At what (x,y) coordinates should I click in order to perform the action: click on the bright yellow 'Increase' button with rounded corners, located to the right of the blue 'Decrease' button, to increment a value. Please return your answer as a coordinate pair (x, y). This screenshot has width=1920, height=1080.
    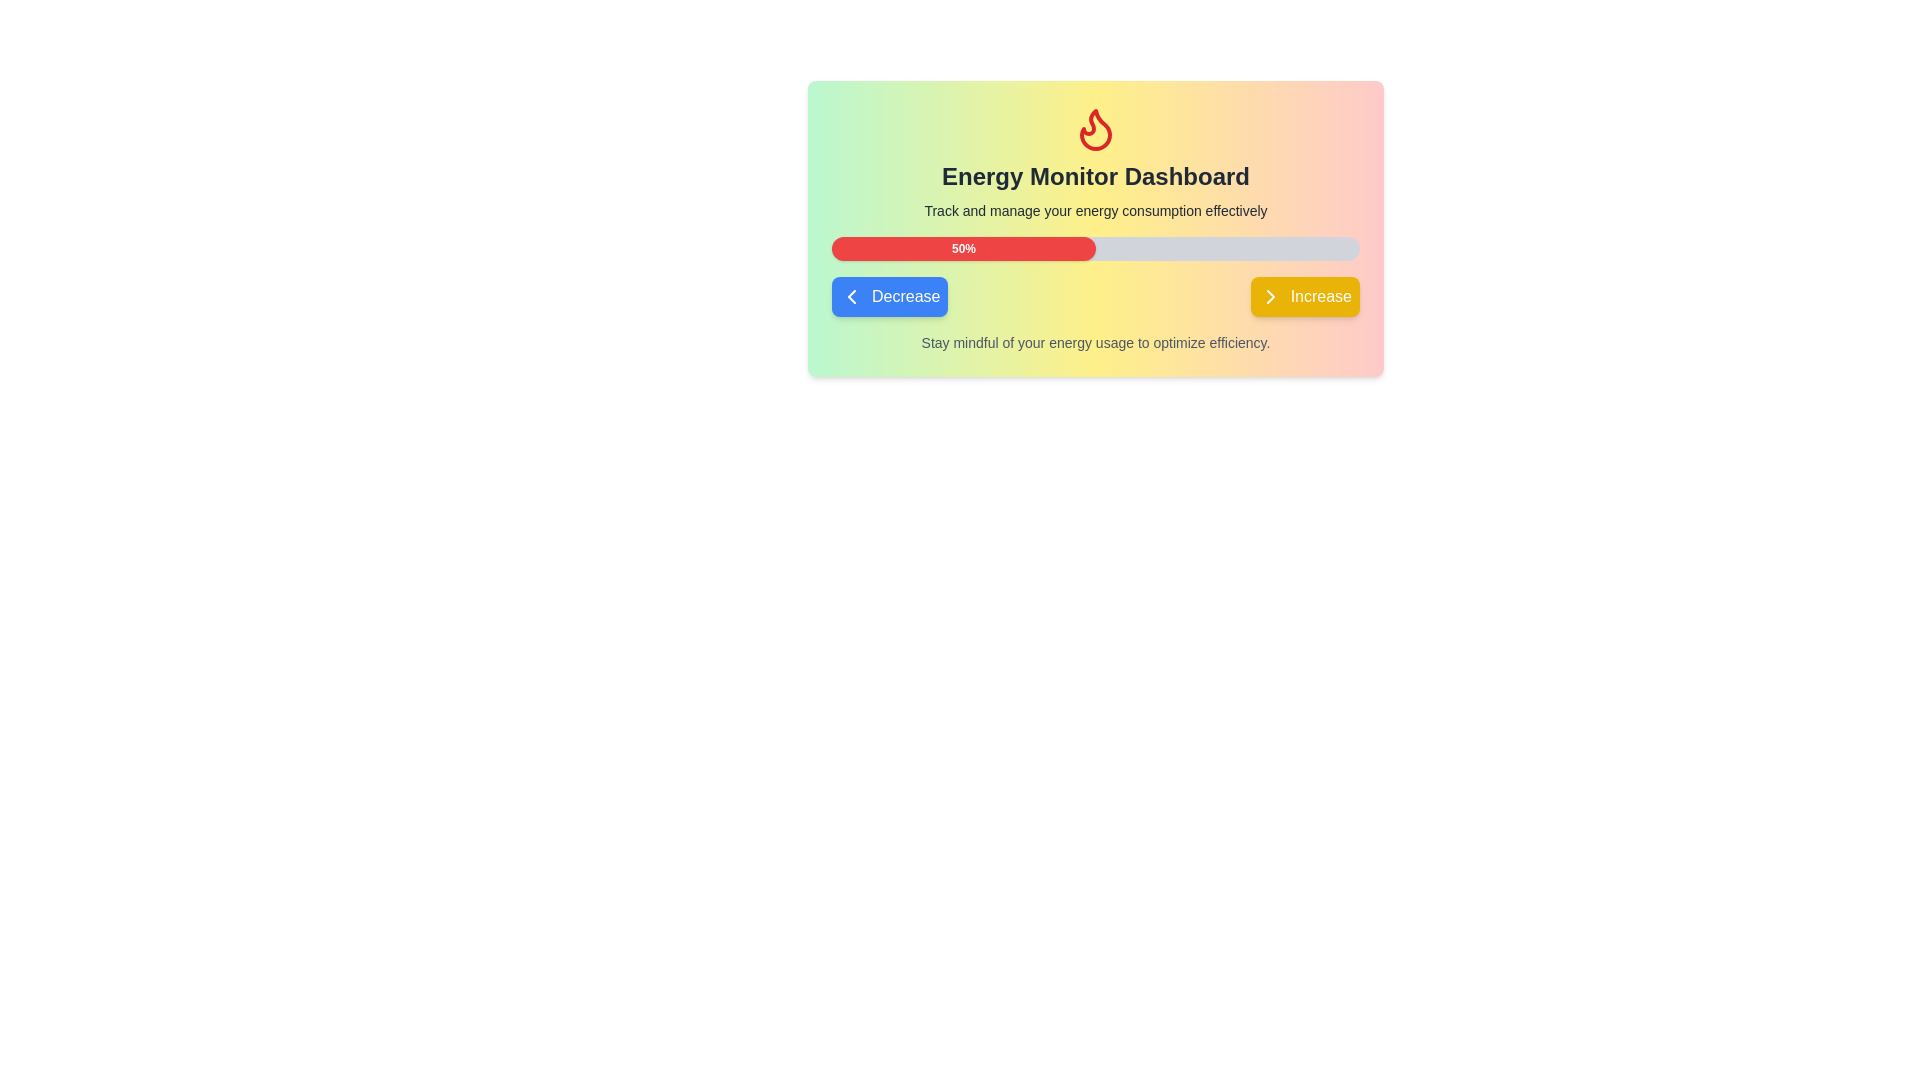
    Looking at the image, I should click on (1305, 297).